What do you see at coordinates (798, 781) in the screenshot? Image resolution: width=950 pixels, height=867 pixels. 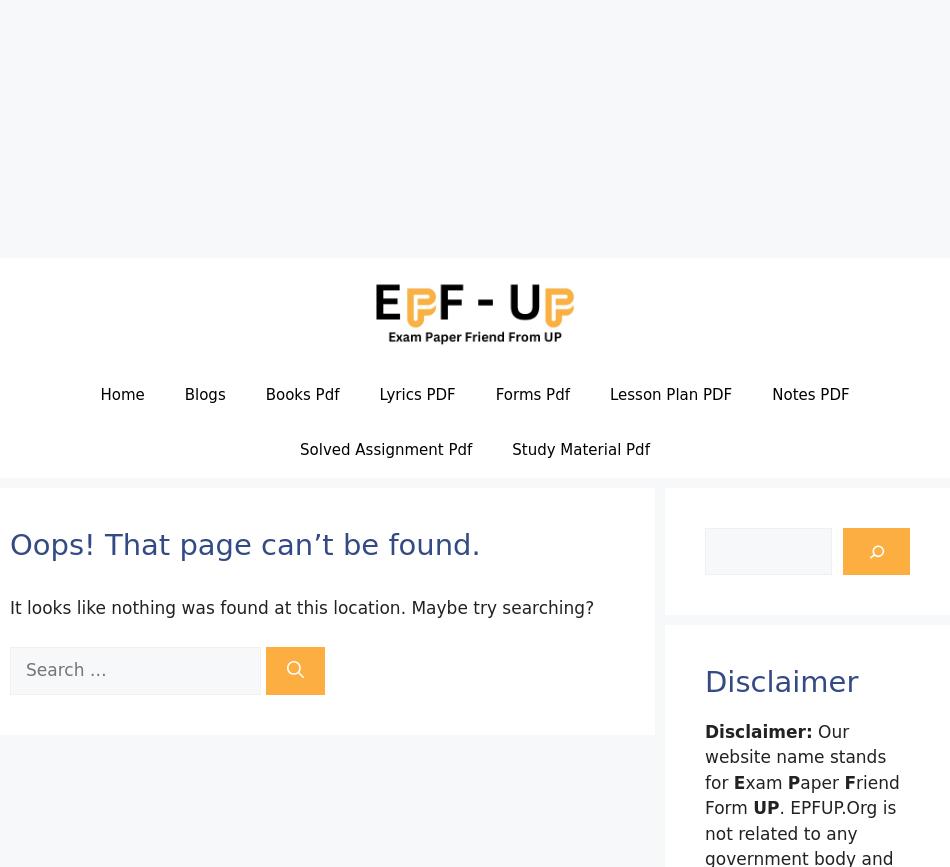 I see `'aper'` at bounding box center [798, 781].